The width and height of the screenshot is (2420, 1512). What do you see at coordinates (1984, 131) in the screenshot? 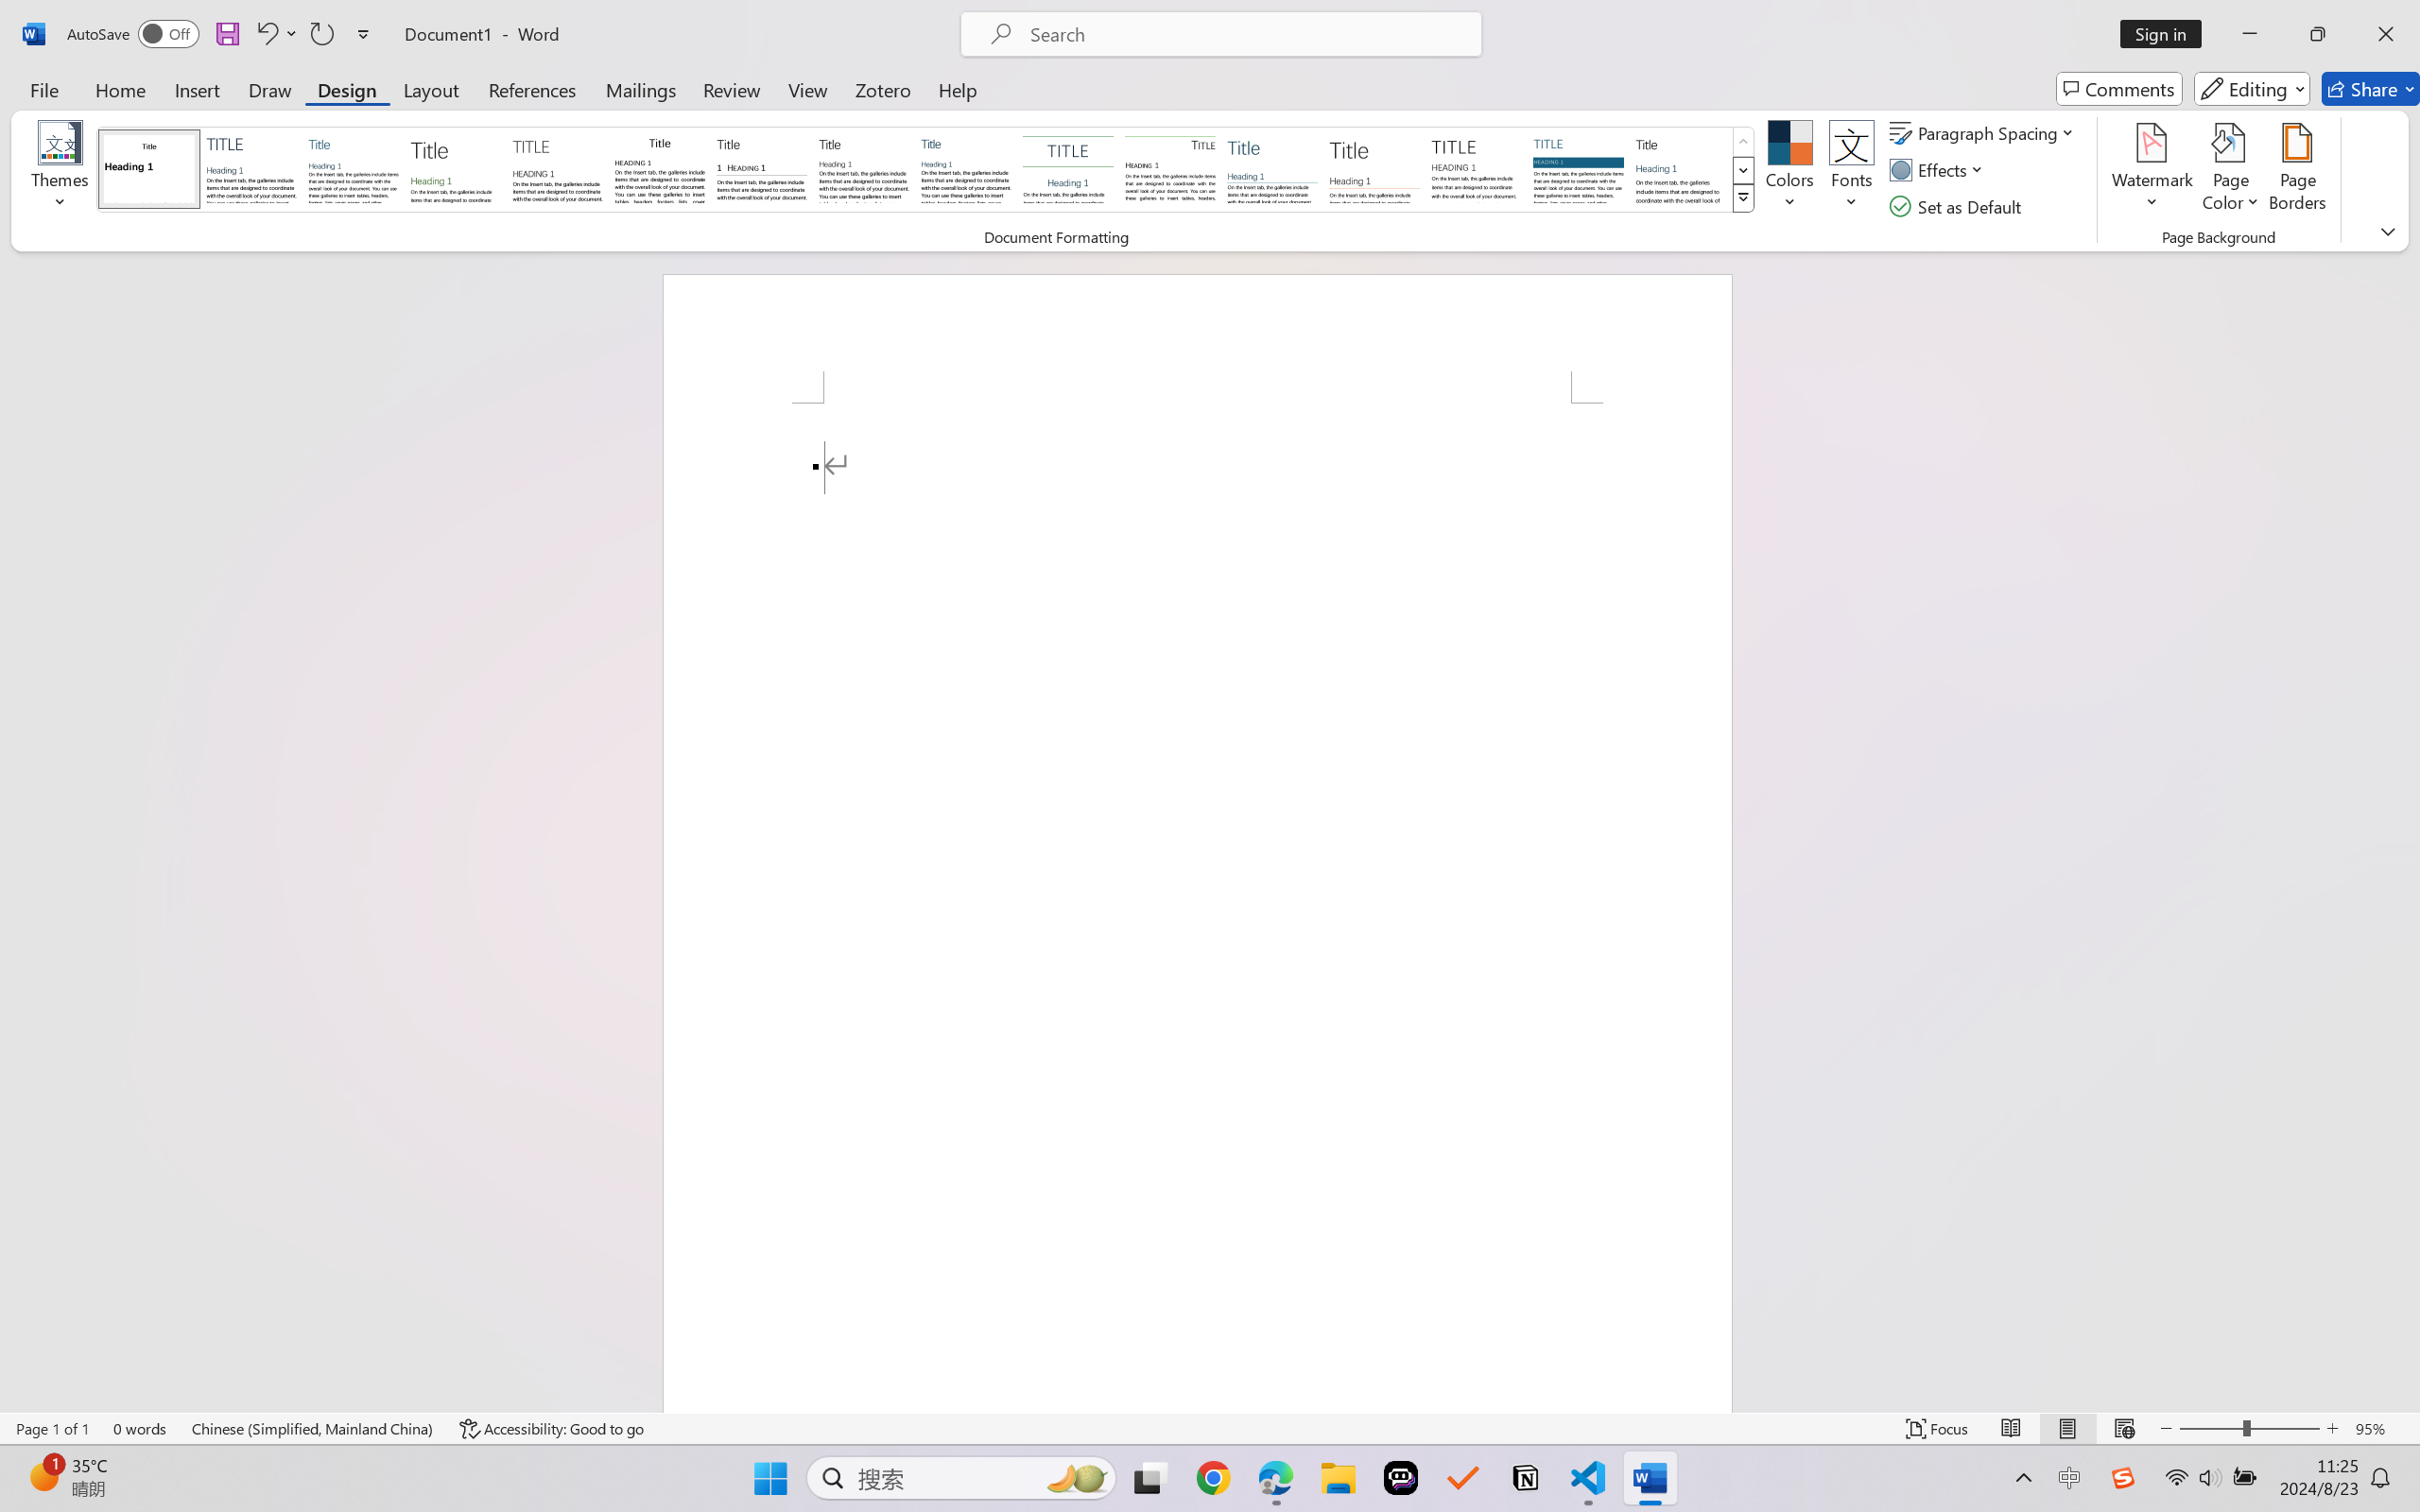
I see `'Paragraph Spacing'` at bounding box center [1984, 131].